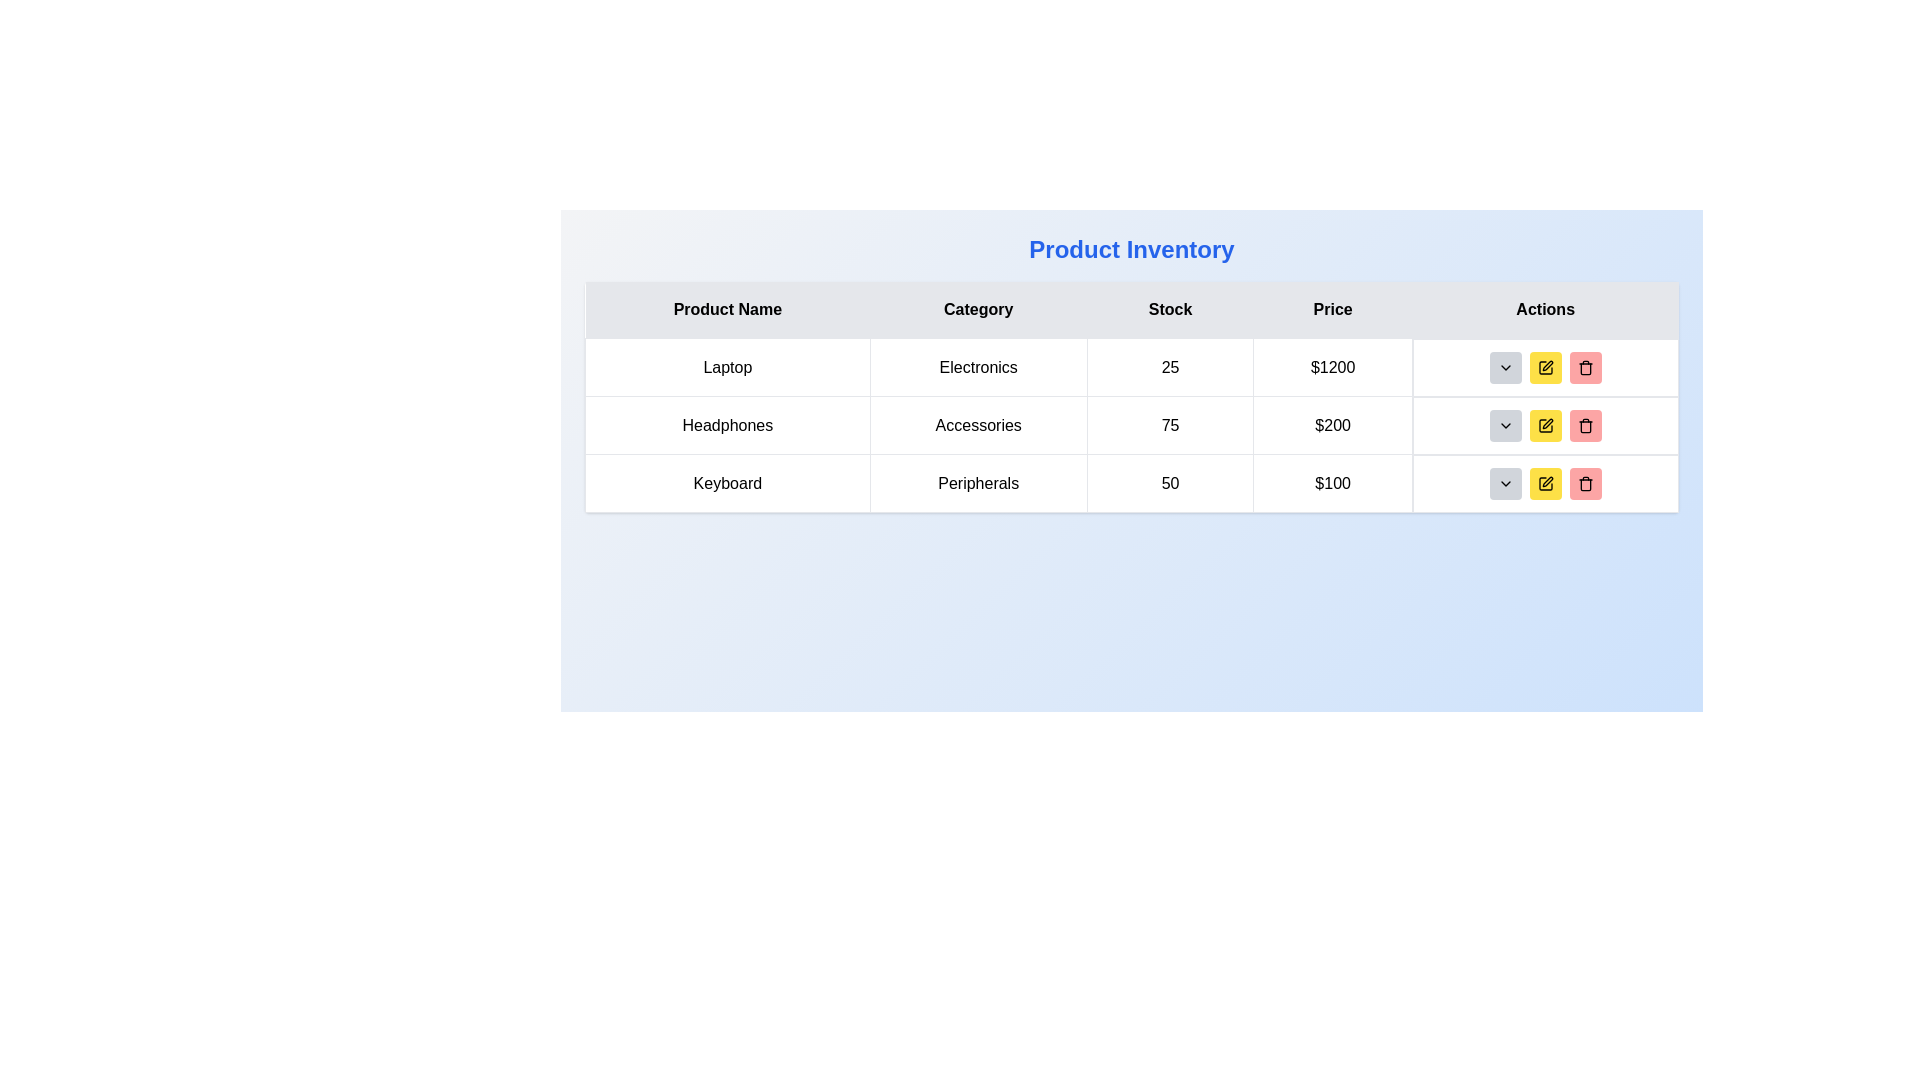  What do you see at coordinates (1170, 424) in the screenshot?
I see `the Text display cell showing '75'` at bounding box center [1170, 424].